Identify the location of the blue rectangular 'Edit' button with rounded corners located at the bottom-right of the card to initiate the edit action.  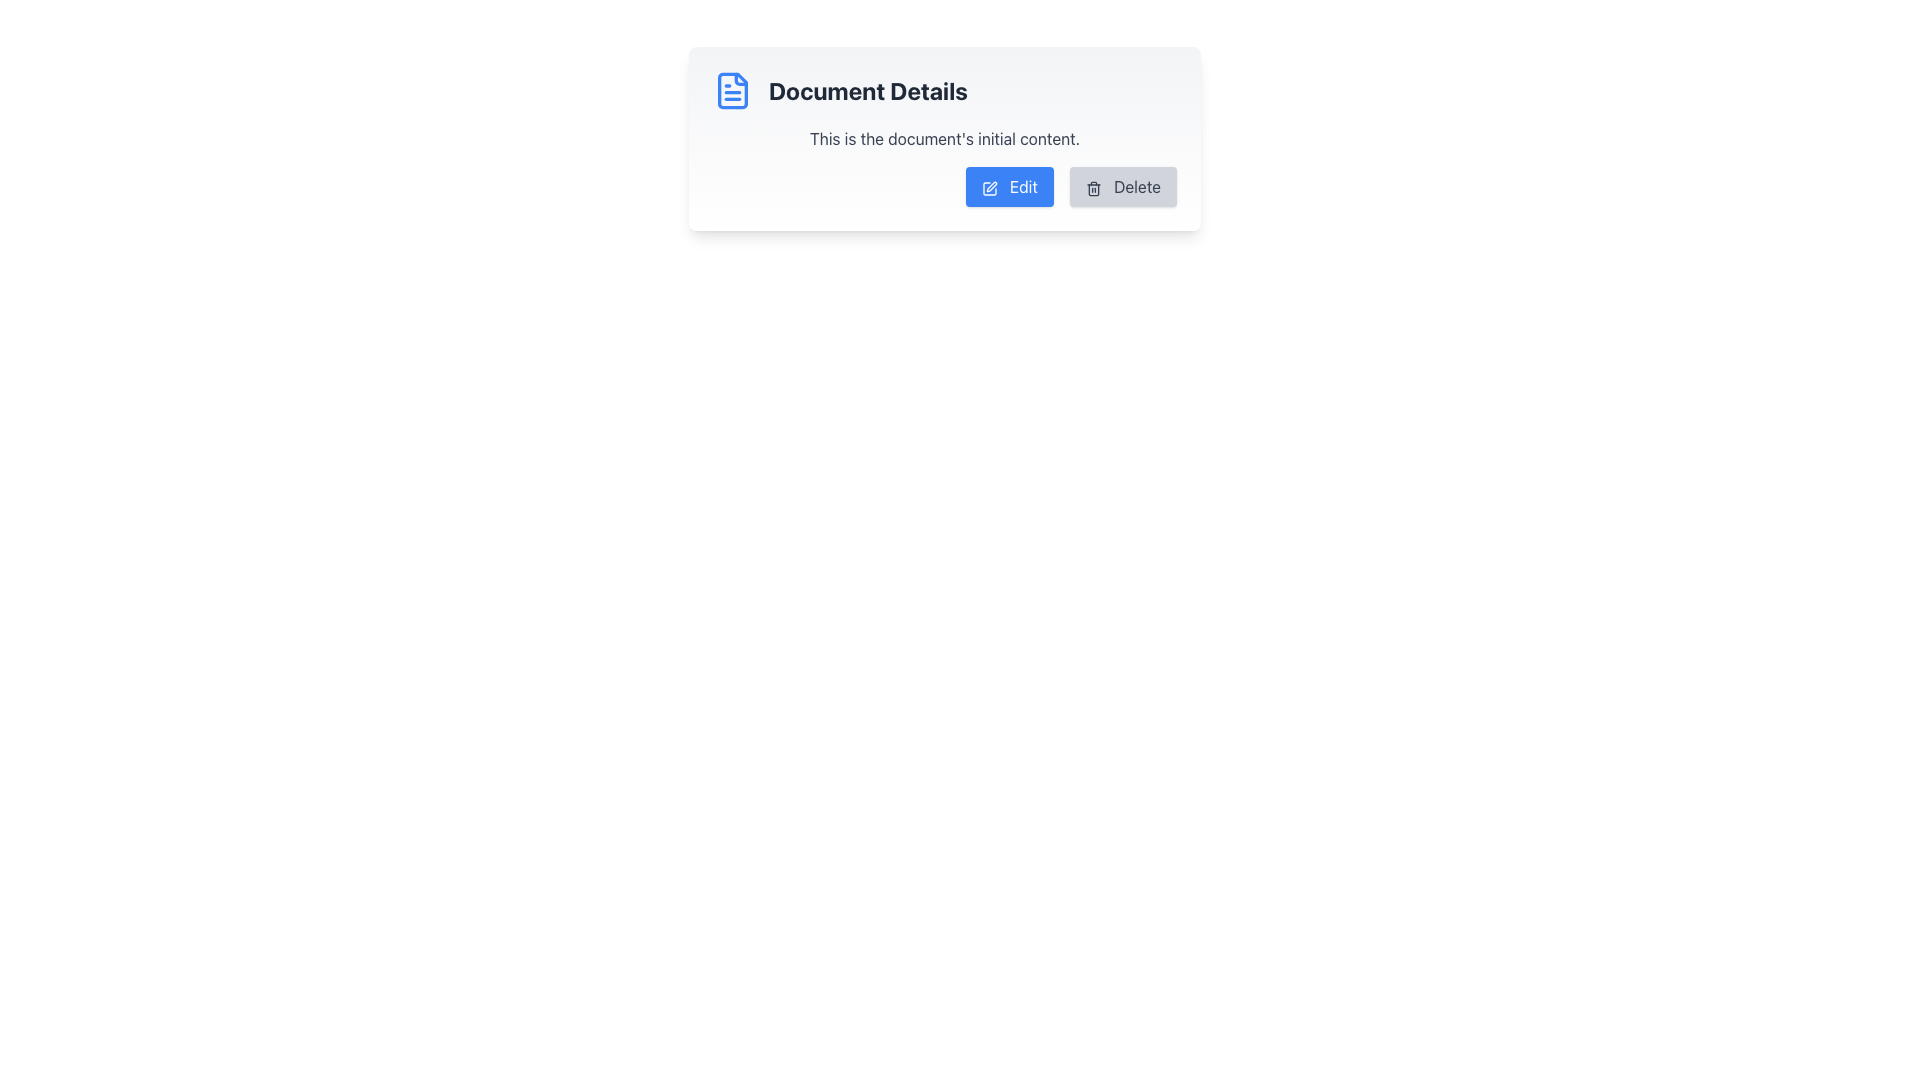
(1009, 186).